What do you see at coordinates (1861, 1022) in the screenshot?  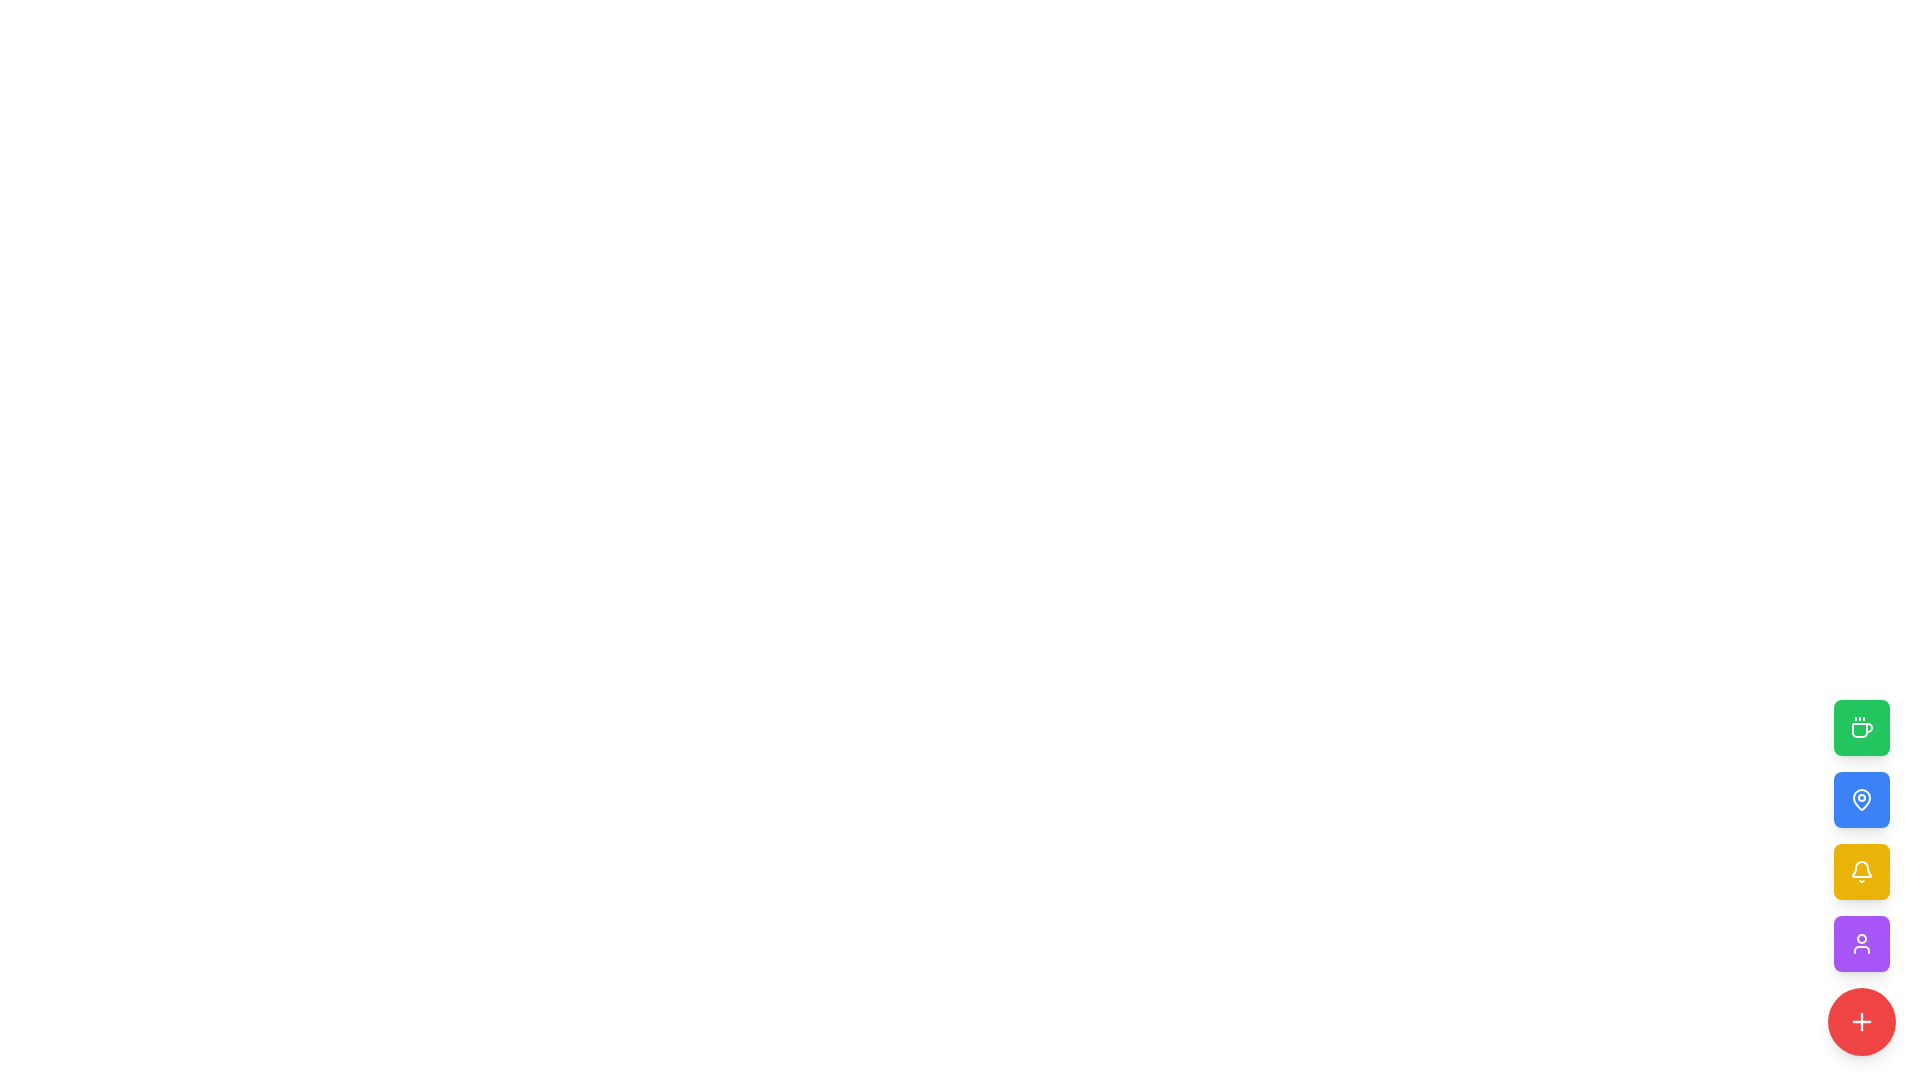 I see `the prominent circular button with a red background and a '+' symbol` at bounding box center [1861, 1022].